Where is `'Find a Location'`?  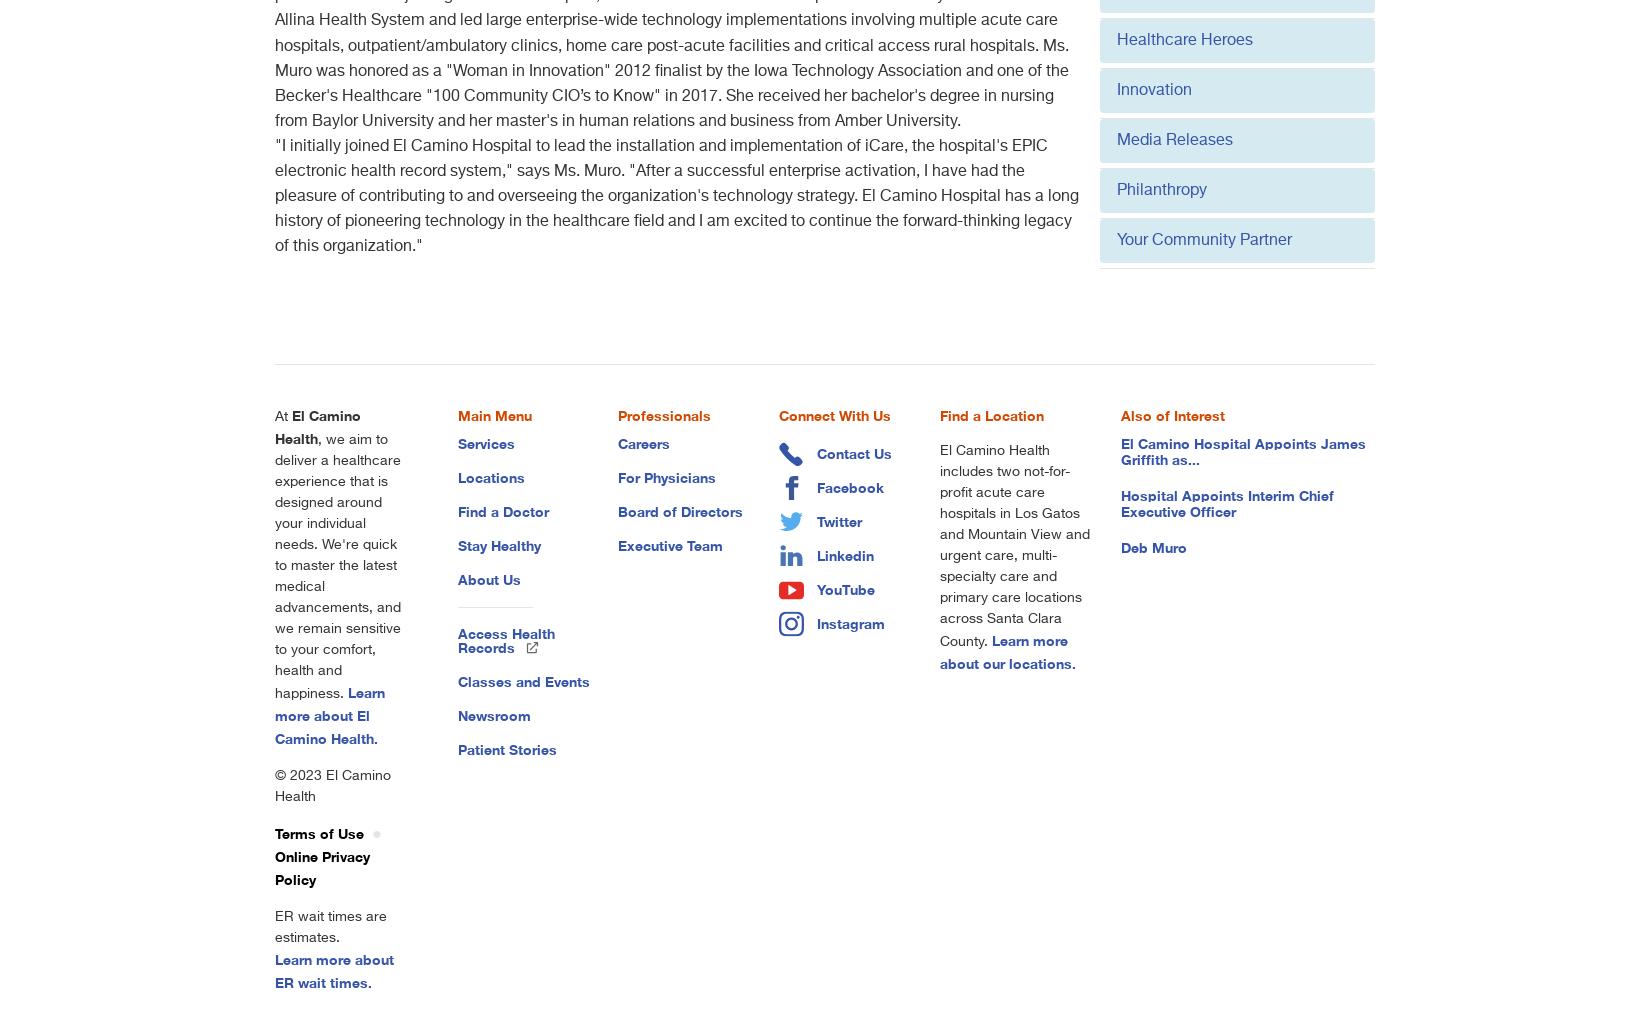
'Find a Location' is located at coordinates (990, 415).